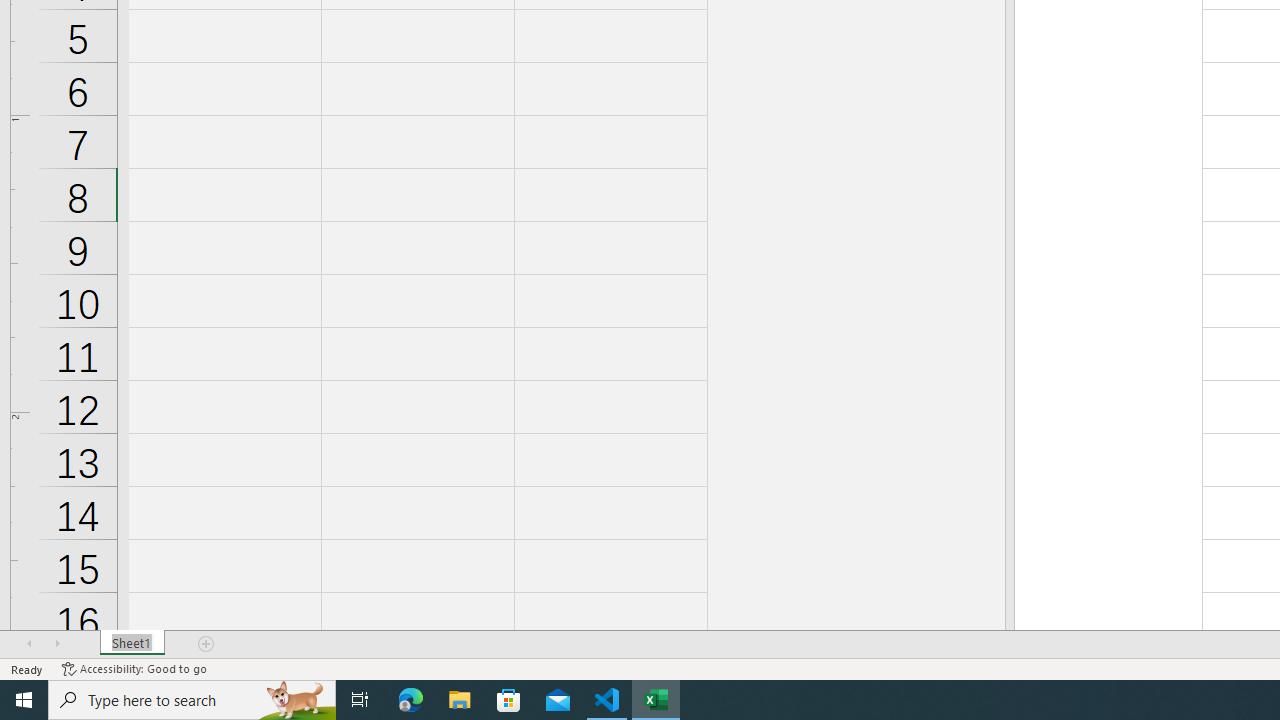 This screenshot has height=720, width=1280. I want to click on 'Sheet1', so click(131, 644).